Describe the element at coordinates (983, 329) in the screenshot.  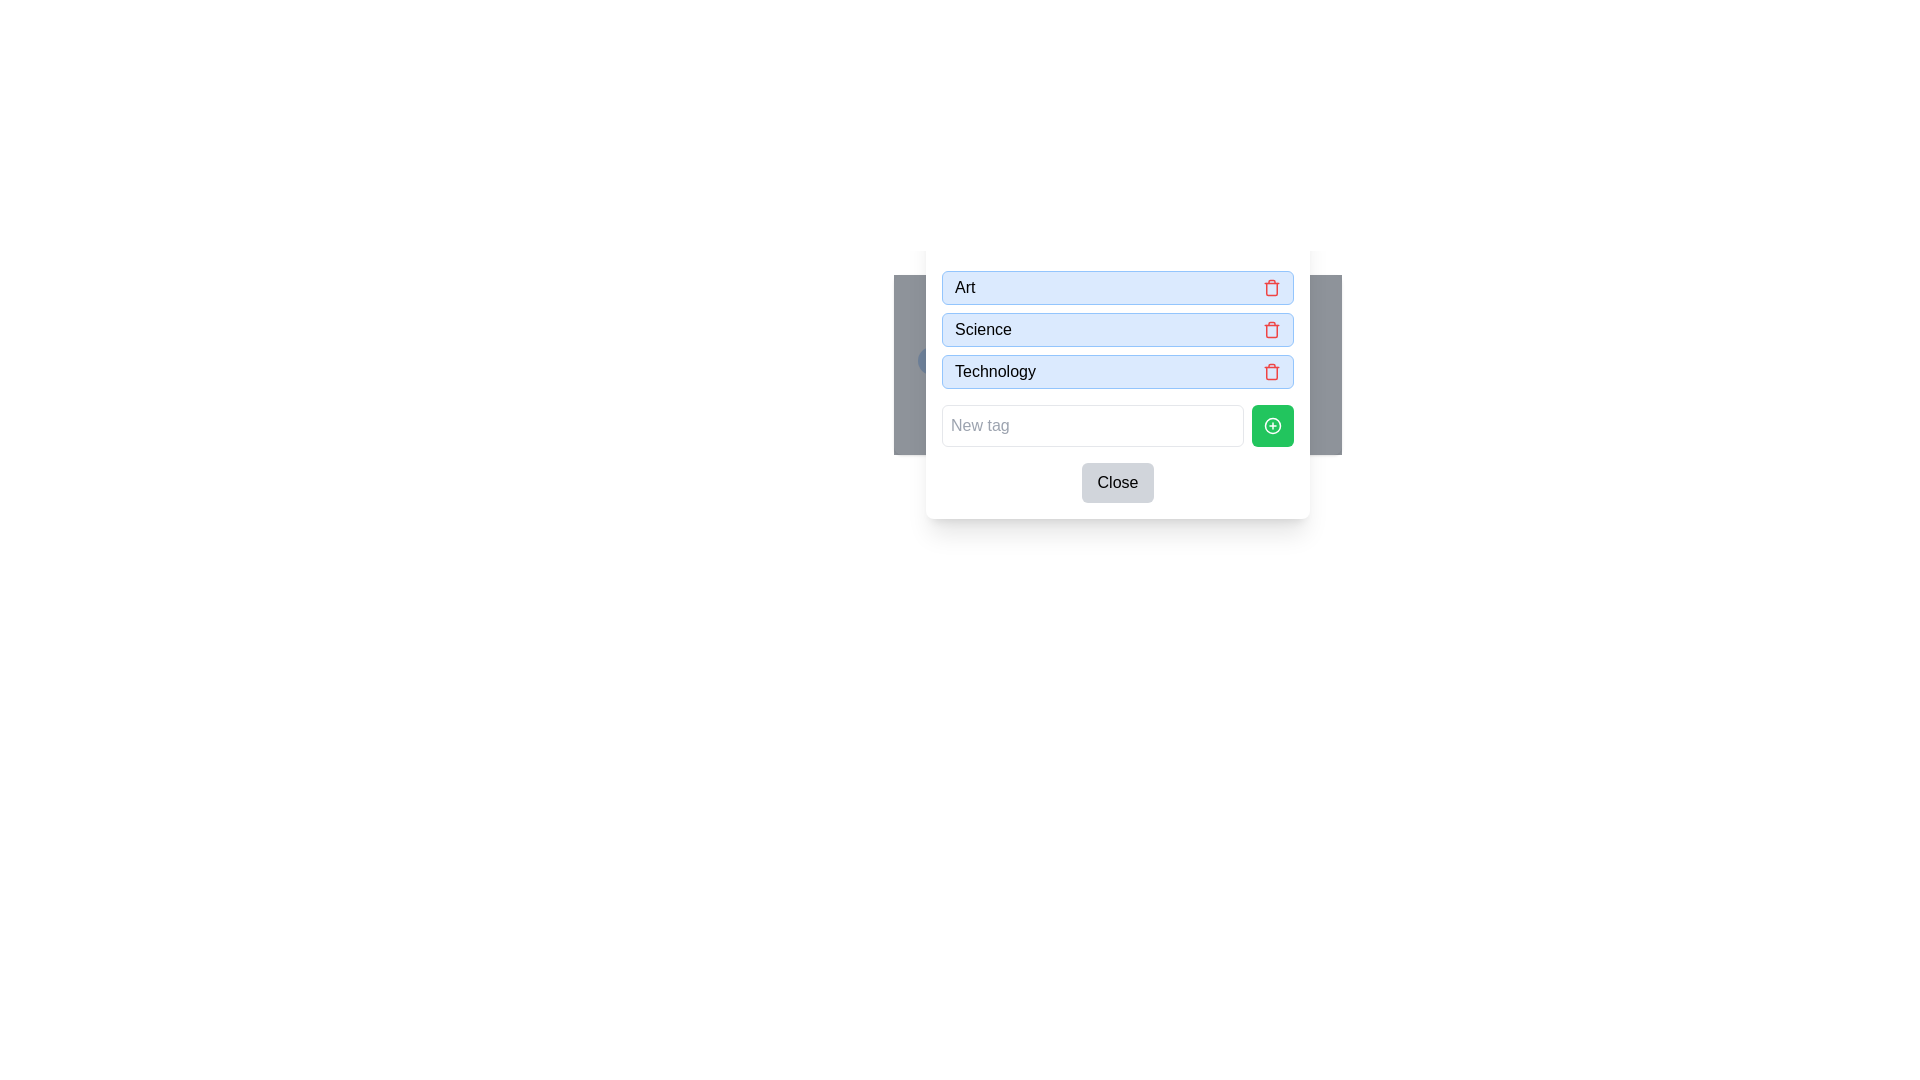
I see `the 'Science' label` at that location.